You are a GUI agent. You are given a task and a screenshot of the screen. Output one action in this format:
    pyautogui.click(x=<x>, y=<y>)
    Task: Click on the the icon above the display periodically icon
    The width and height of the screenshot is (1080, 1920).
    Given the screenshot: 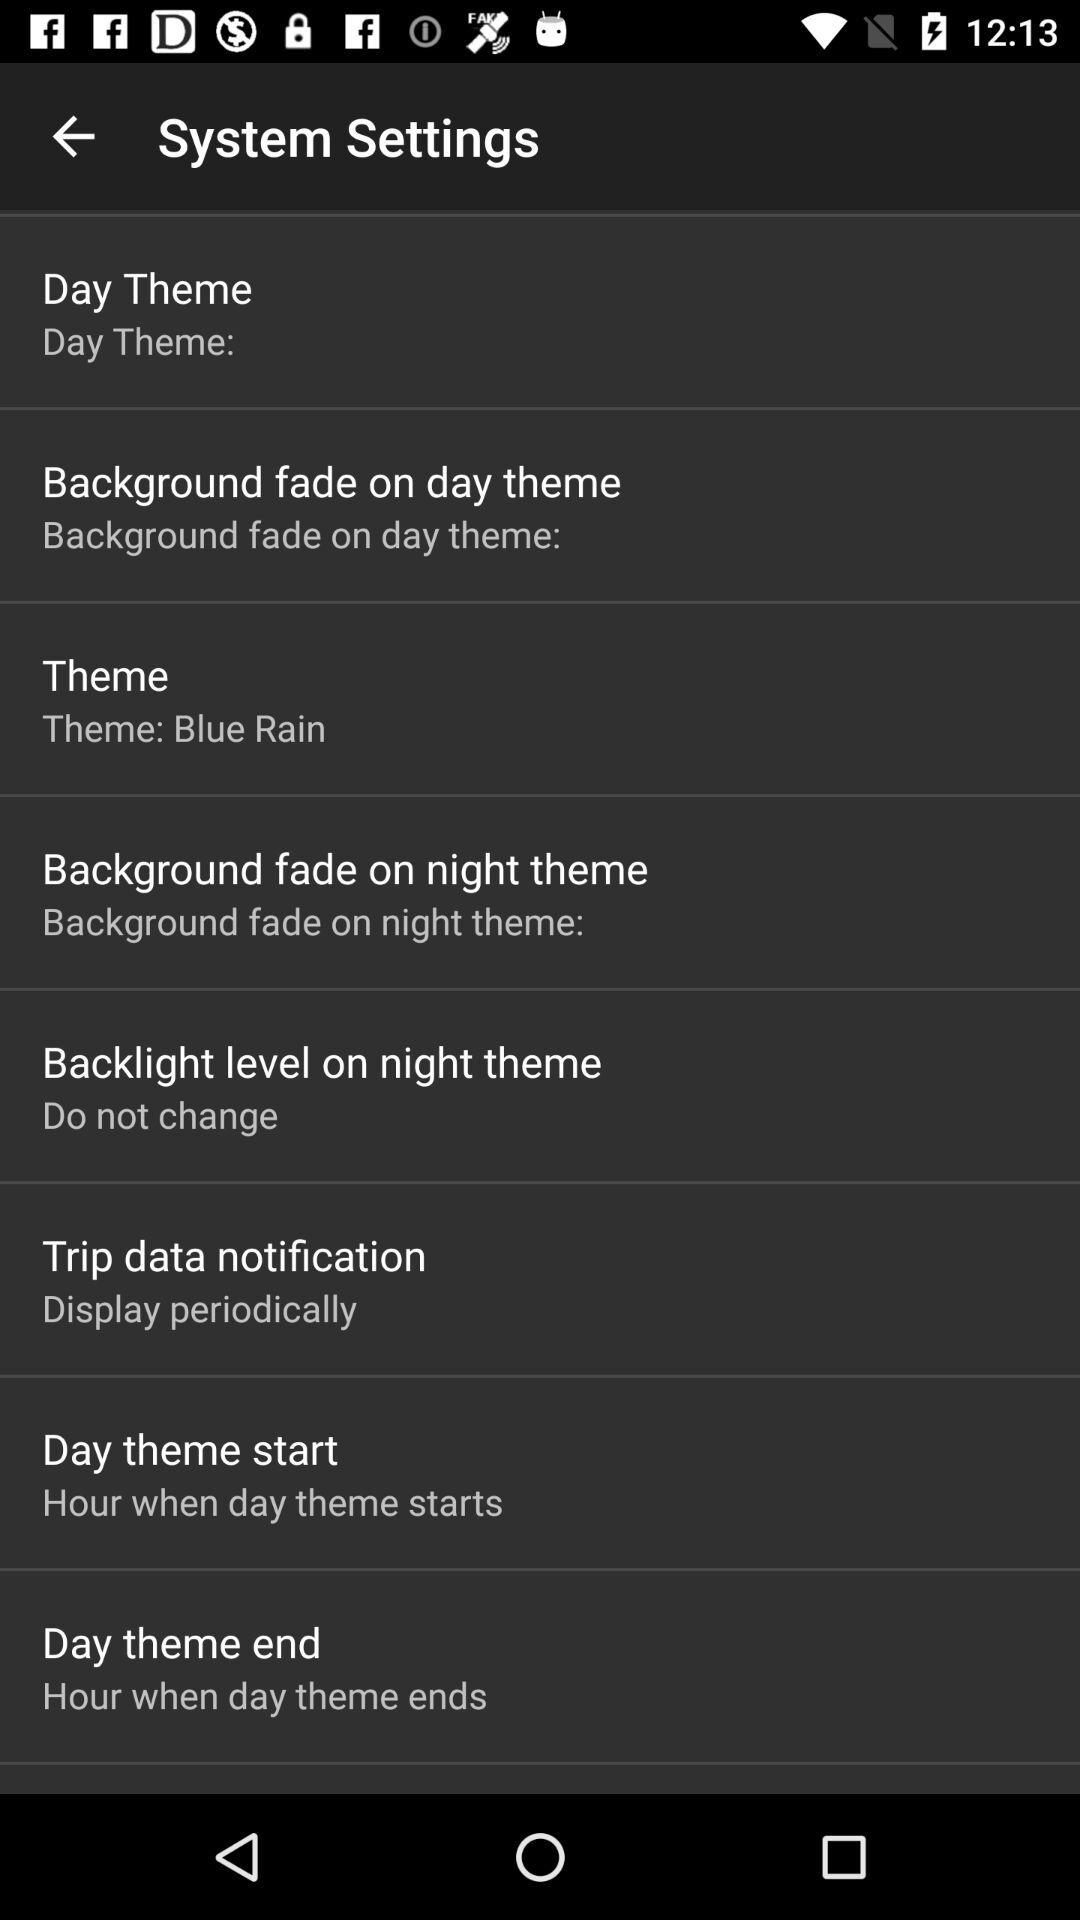 What is the action you would take?
    pyautogui.click(x=233, y=1253)
    